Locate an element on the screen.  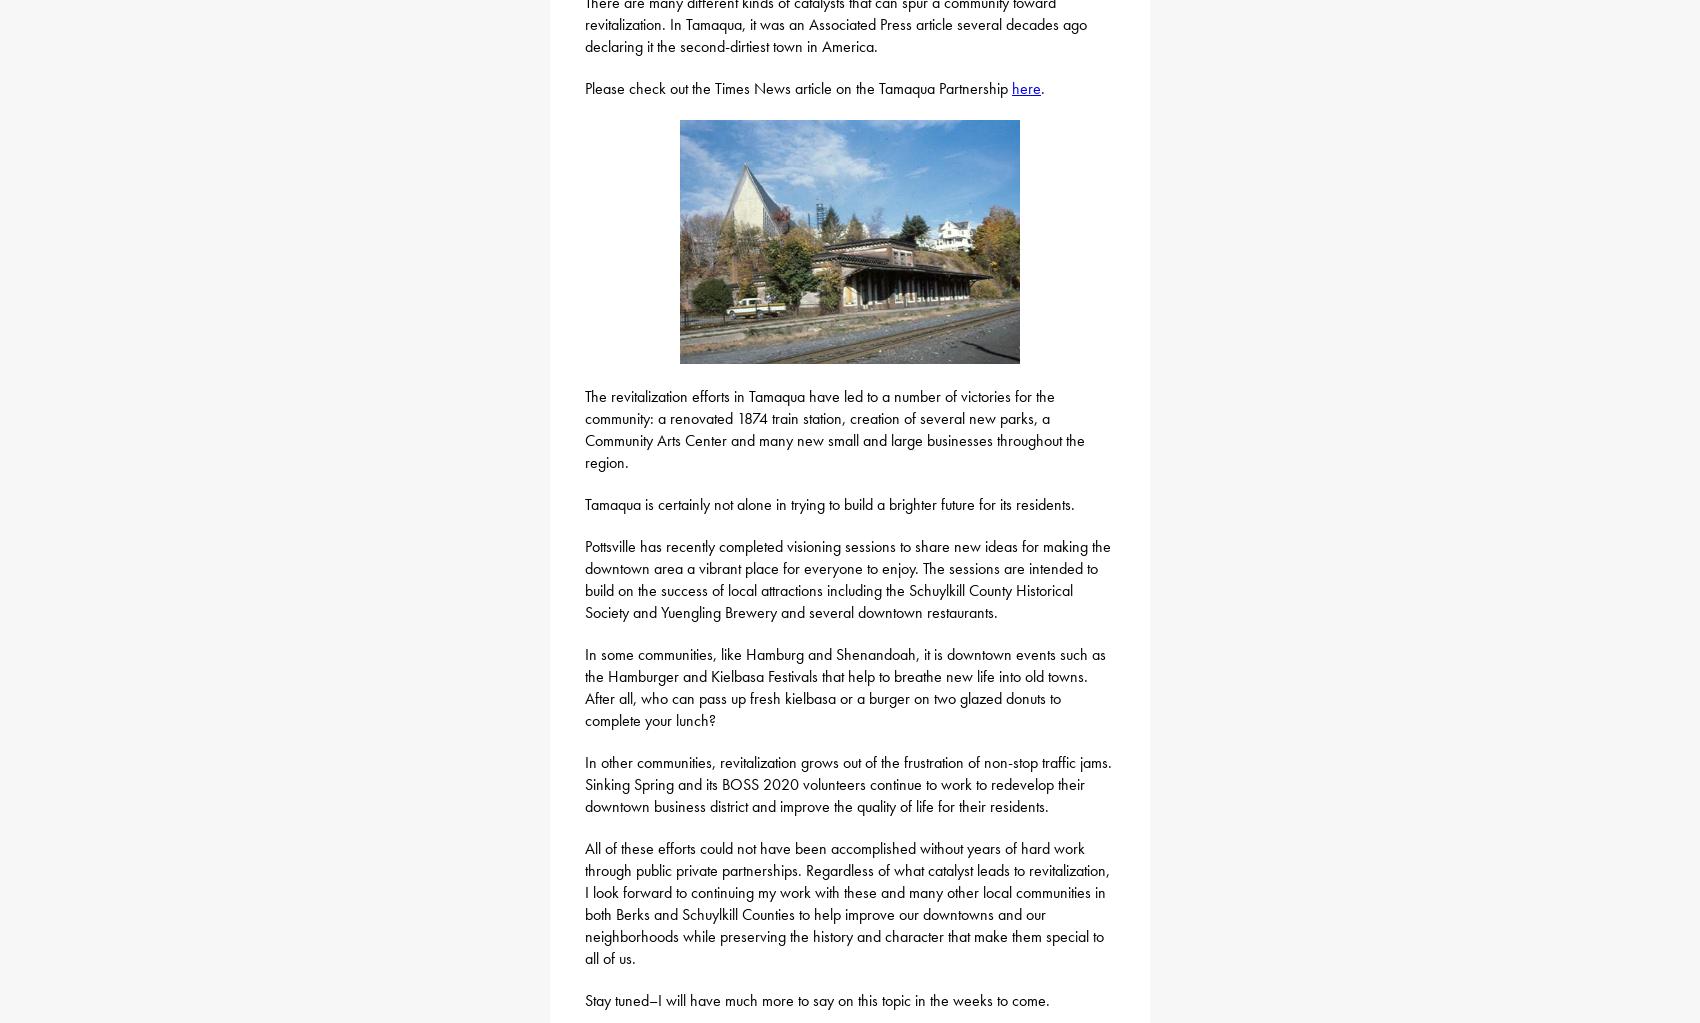
'In some communities, like Hamburg and Shenandoah, it is downtown events such as the Hamburger and Kielbasa Festivals that help to breathe new life into old towns. After all, who can pass up fresh kielbasa or a burger on two glazed donuts to complete your lunch?' is located at coordinates (844, 686).